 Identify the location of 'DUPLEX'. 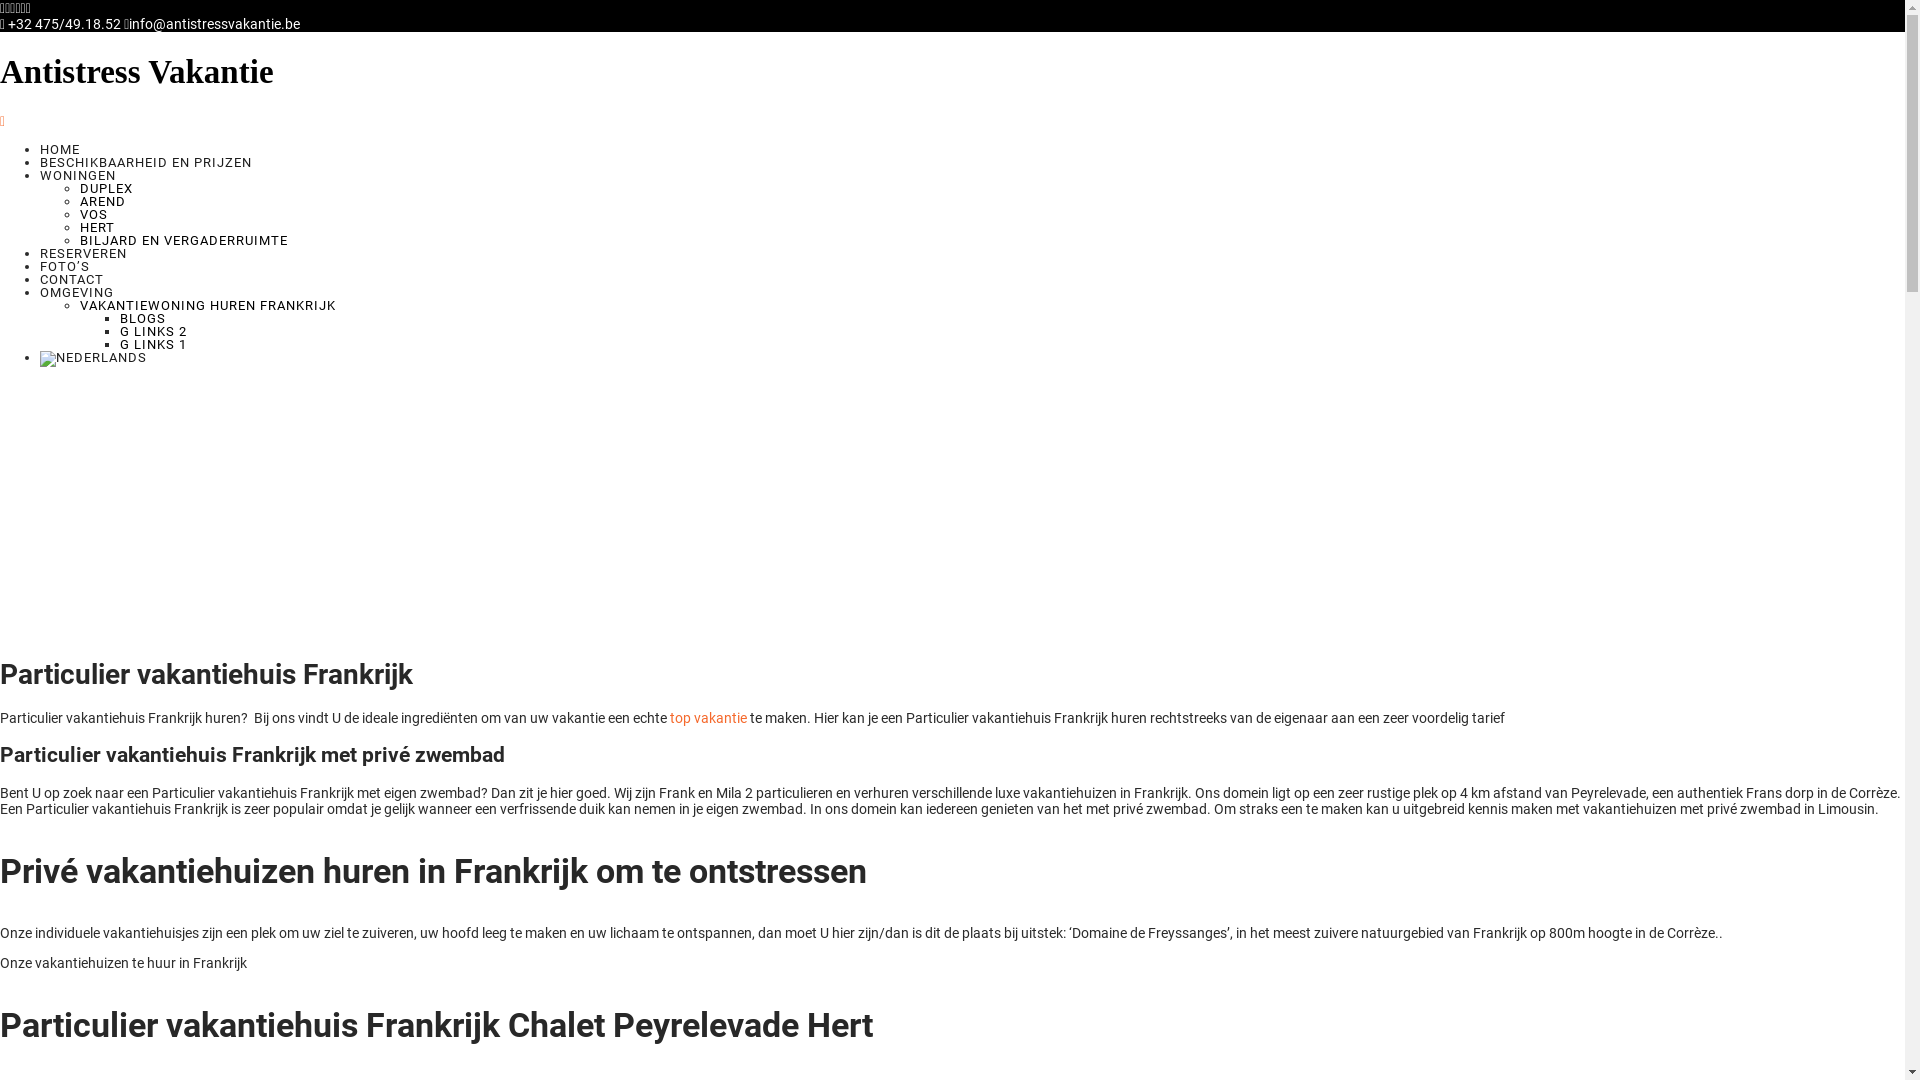
(80, 188).